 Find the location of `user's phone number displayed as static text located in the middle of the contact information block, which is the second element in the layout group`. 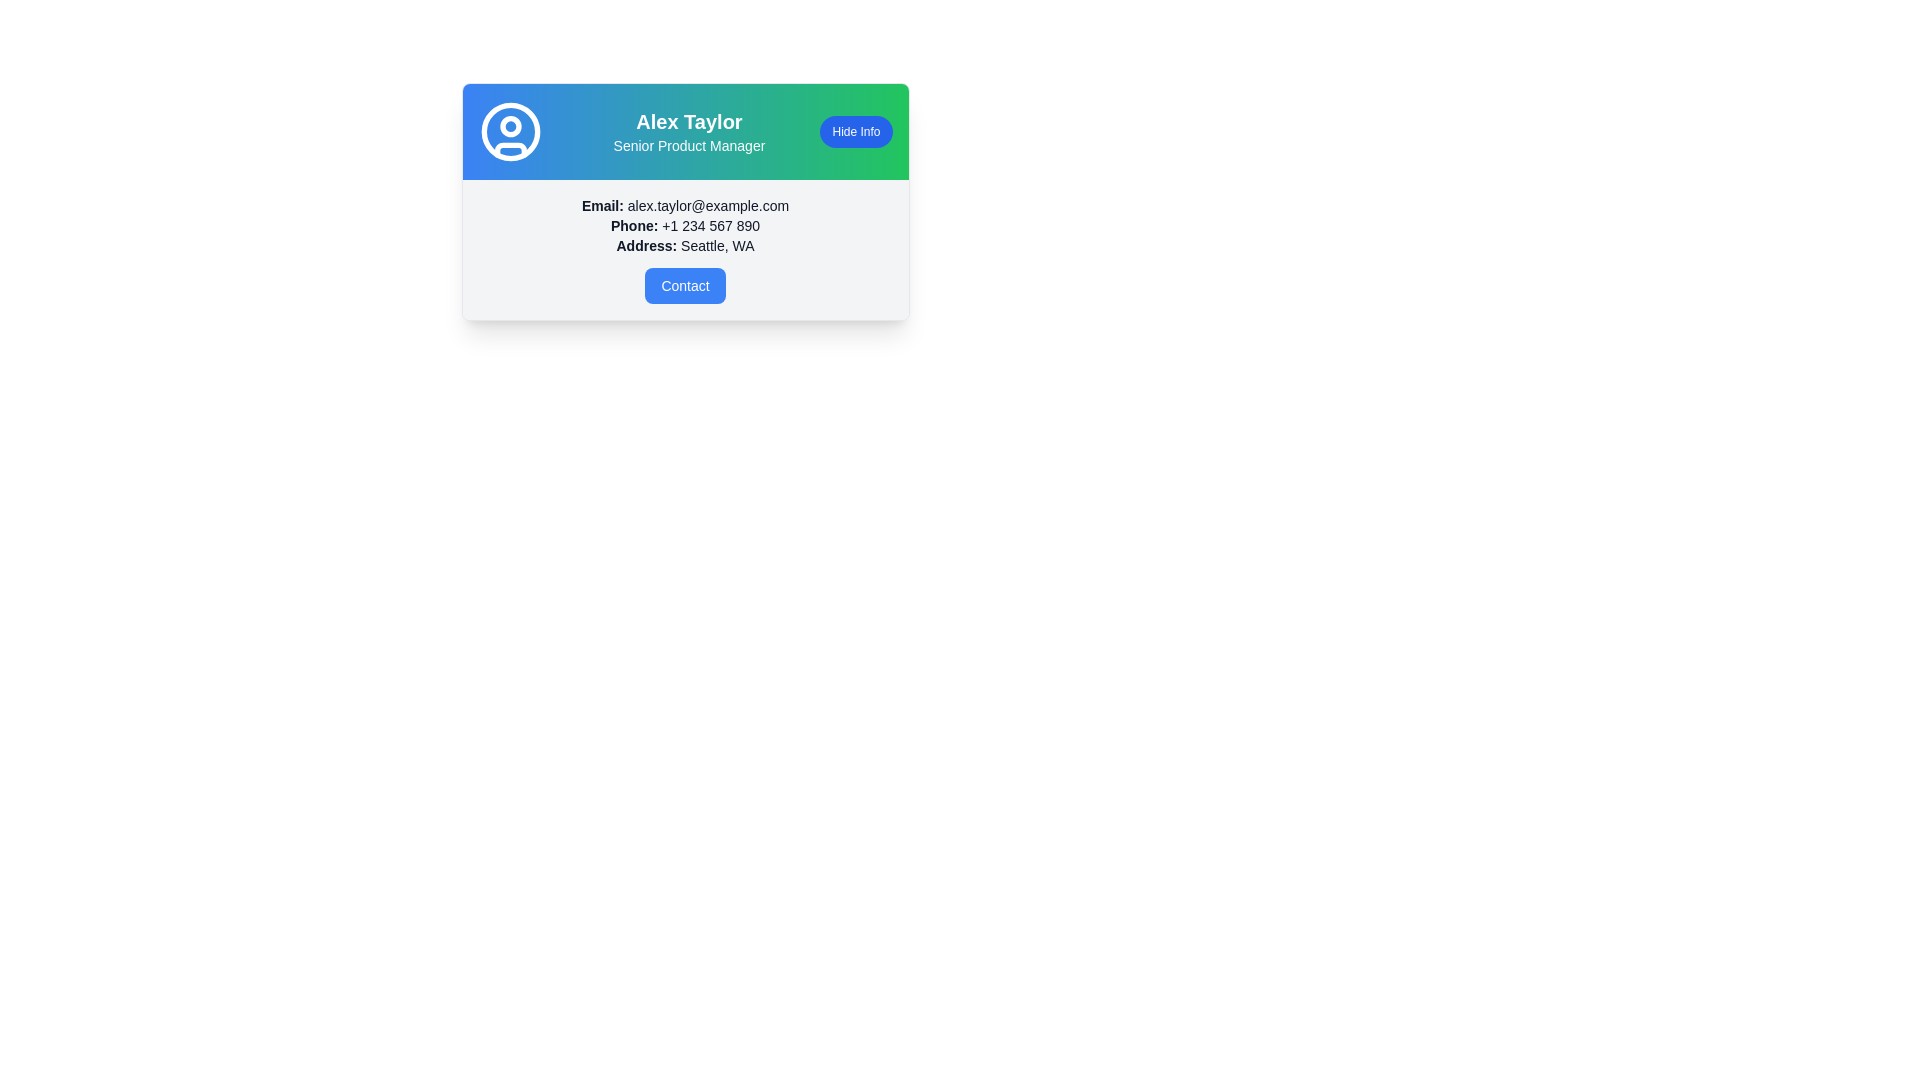

user's phone number displayed as static text located in the middle of the contact information block, which is the second element in the layout group is located at coordinates (685, 225).